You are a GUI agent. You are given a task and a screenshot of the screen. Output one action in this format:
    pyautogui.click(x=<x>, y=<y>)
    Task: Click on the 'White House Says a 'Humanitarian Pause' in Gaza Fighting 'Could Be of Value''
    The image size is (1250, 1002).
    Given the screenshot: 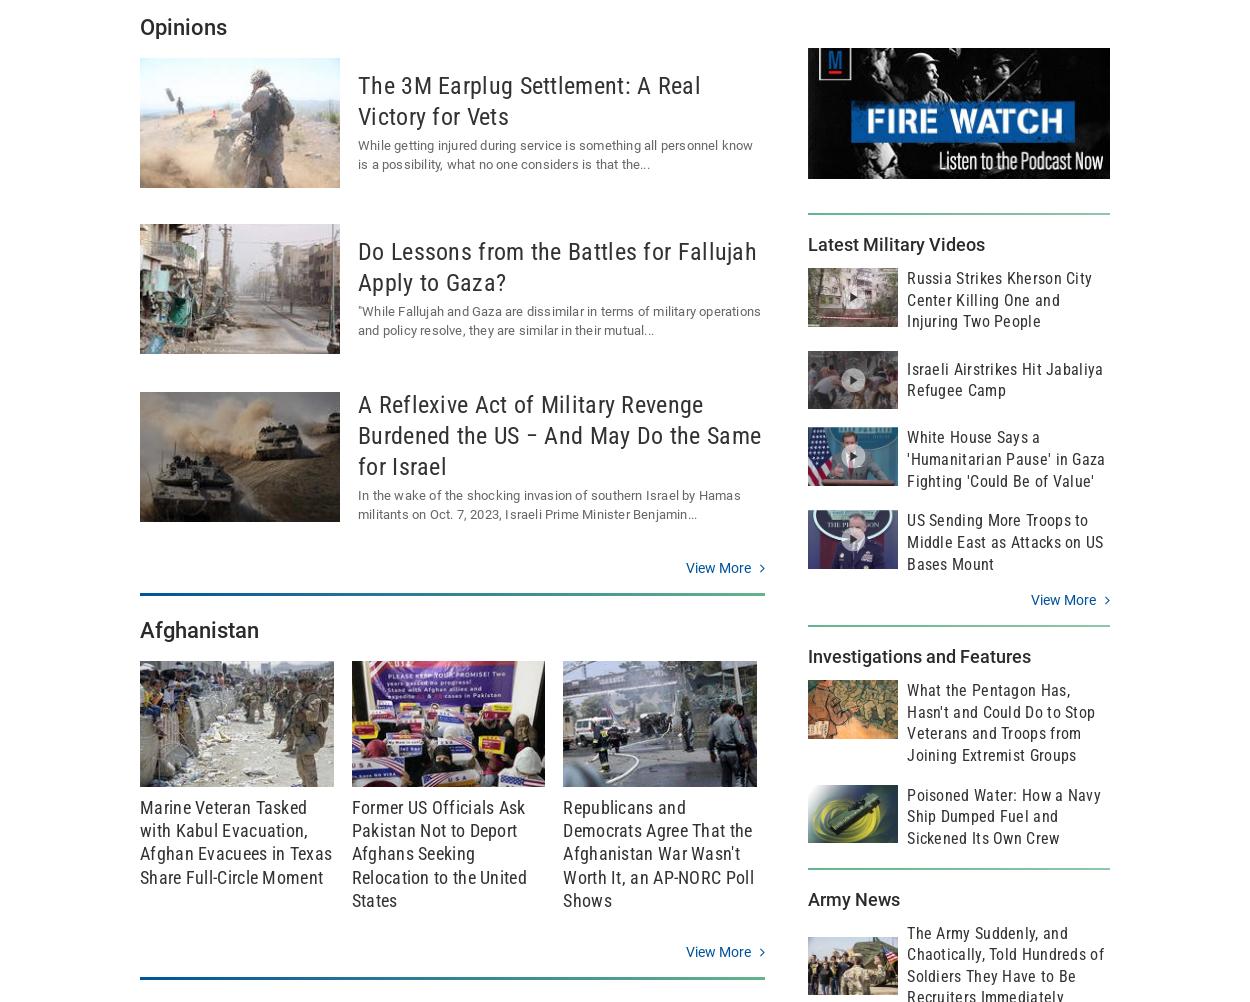 What is the action you would take?
    pyautogui.click(x=1006, y=458)
    